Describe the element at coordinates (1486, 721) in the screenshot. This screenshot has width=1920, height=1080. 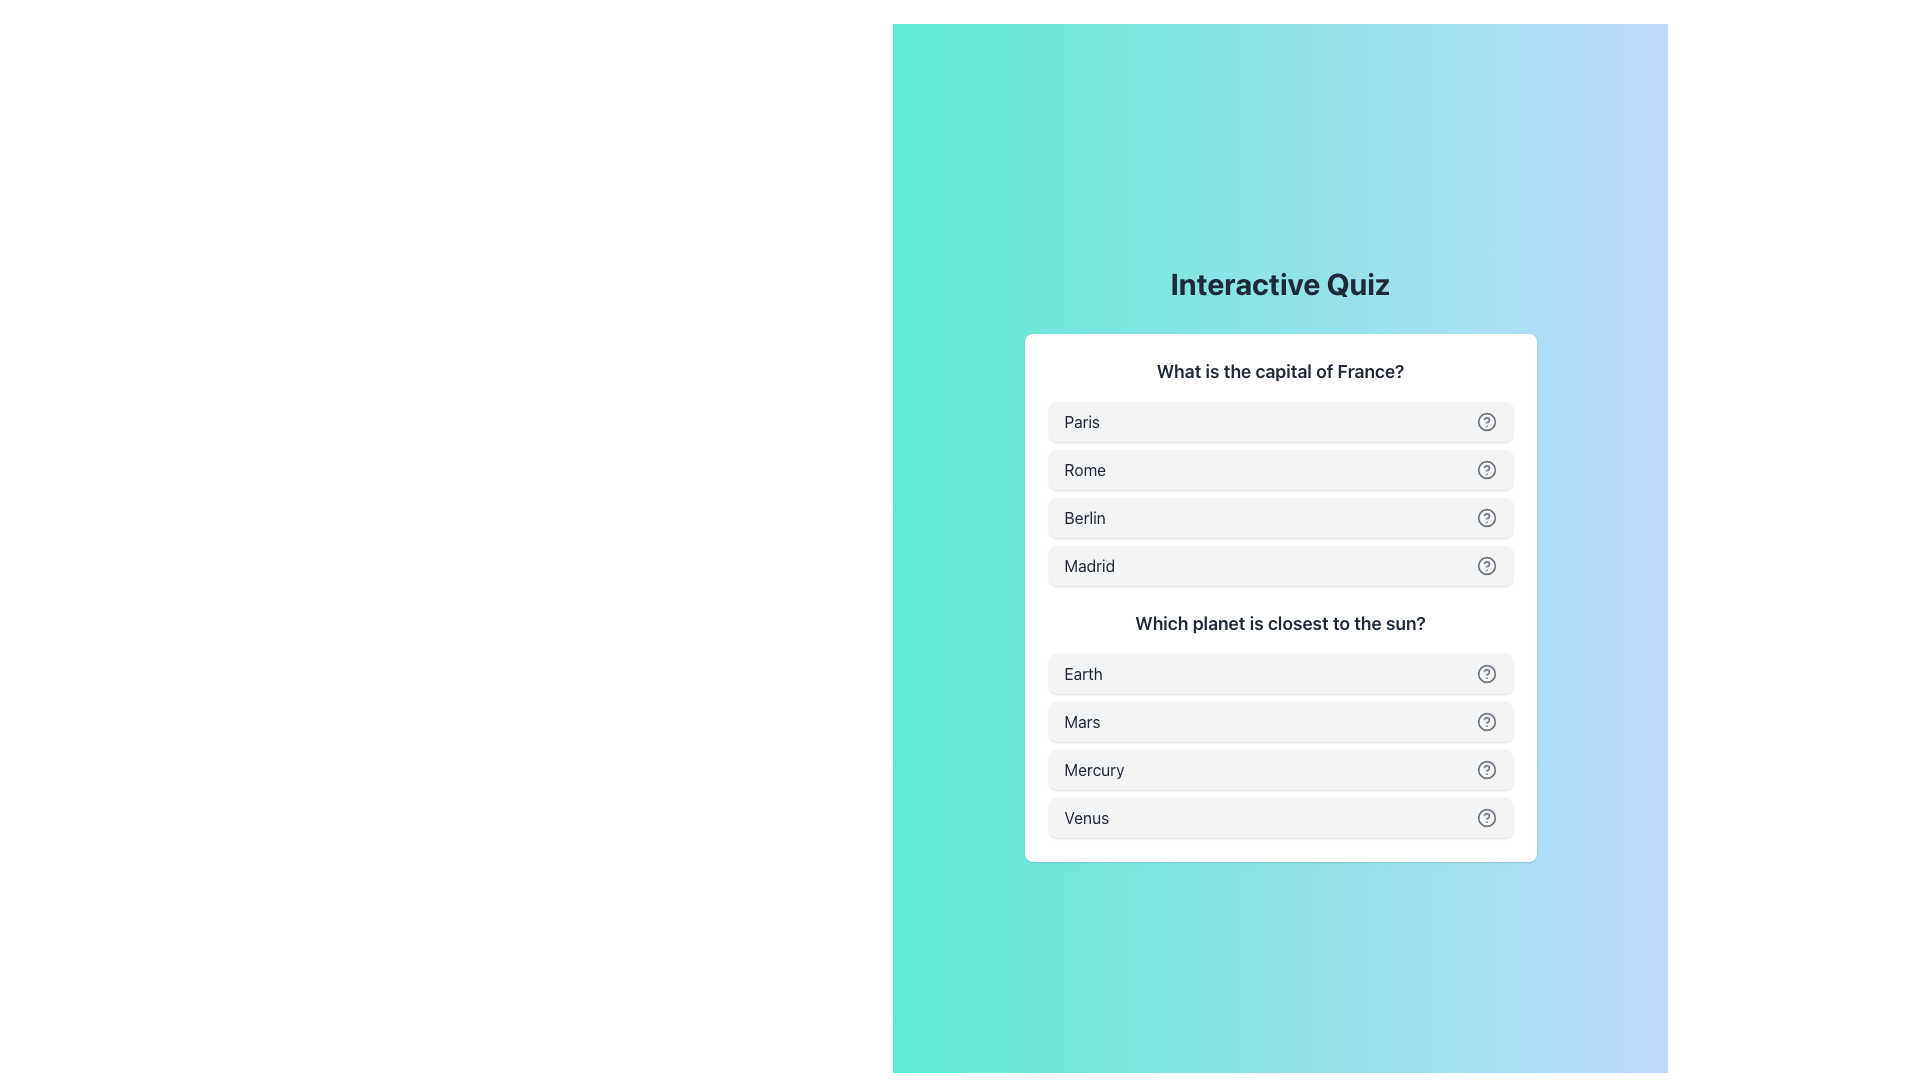
I see `the information button, represented as a circular help icon, located to the right of the 'Mars' option in the 'Which planet is closest to the sun?' question` at that location.